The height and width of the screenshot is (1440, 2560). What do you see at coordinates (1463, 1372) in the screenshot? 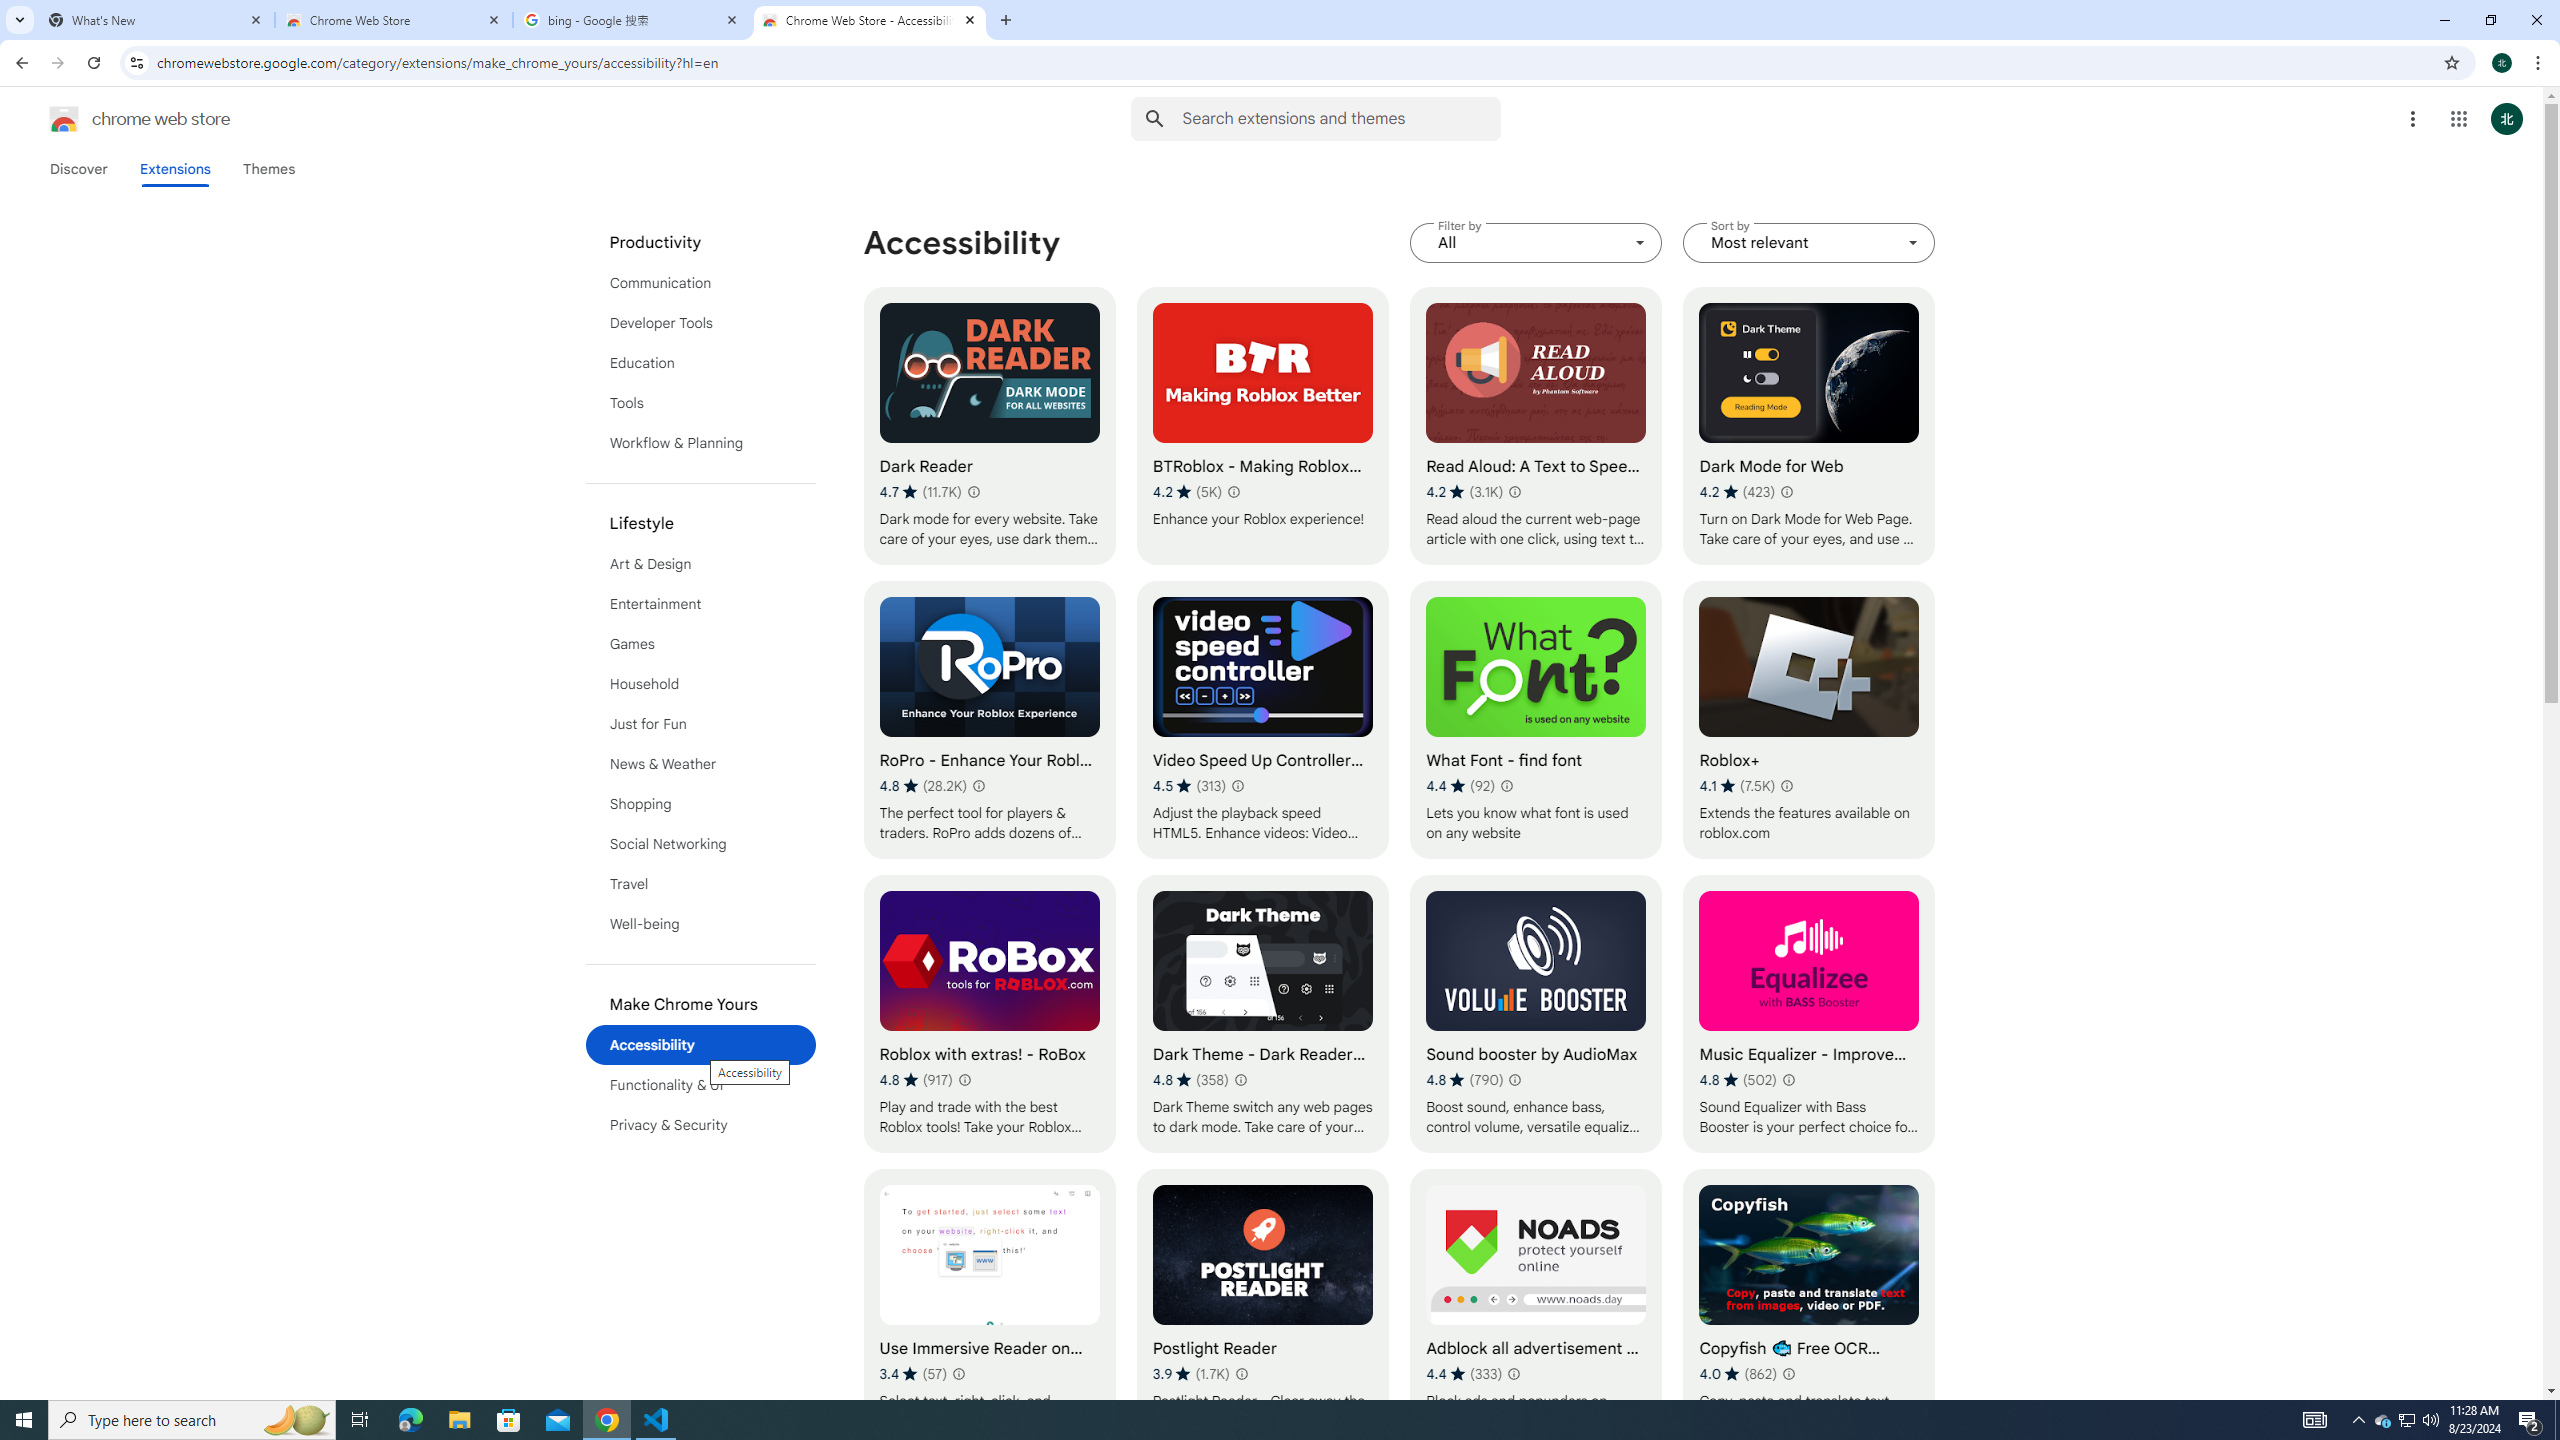
I see `'Average rating 4.4 out of 5 stars. 333 ratings.'` at bounding box center [1463, 1372].